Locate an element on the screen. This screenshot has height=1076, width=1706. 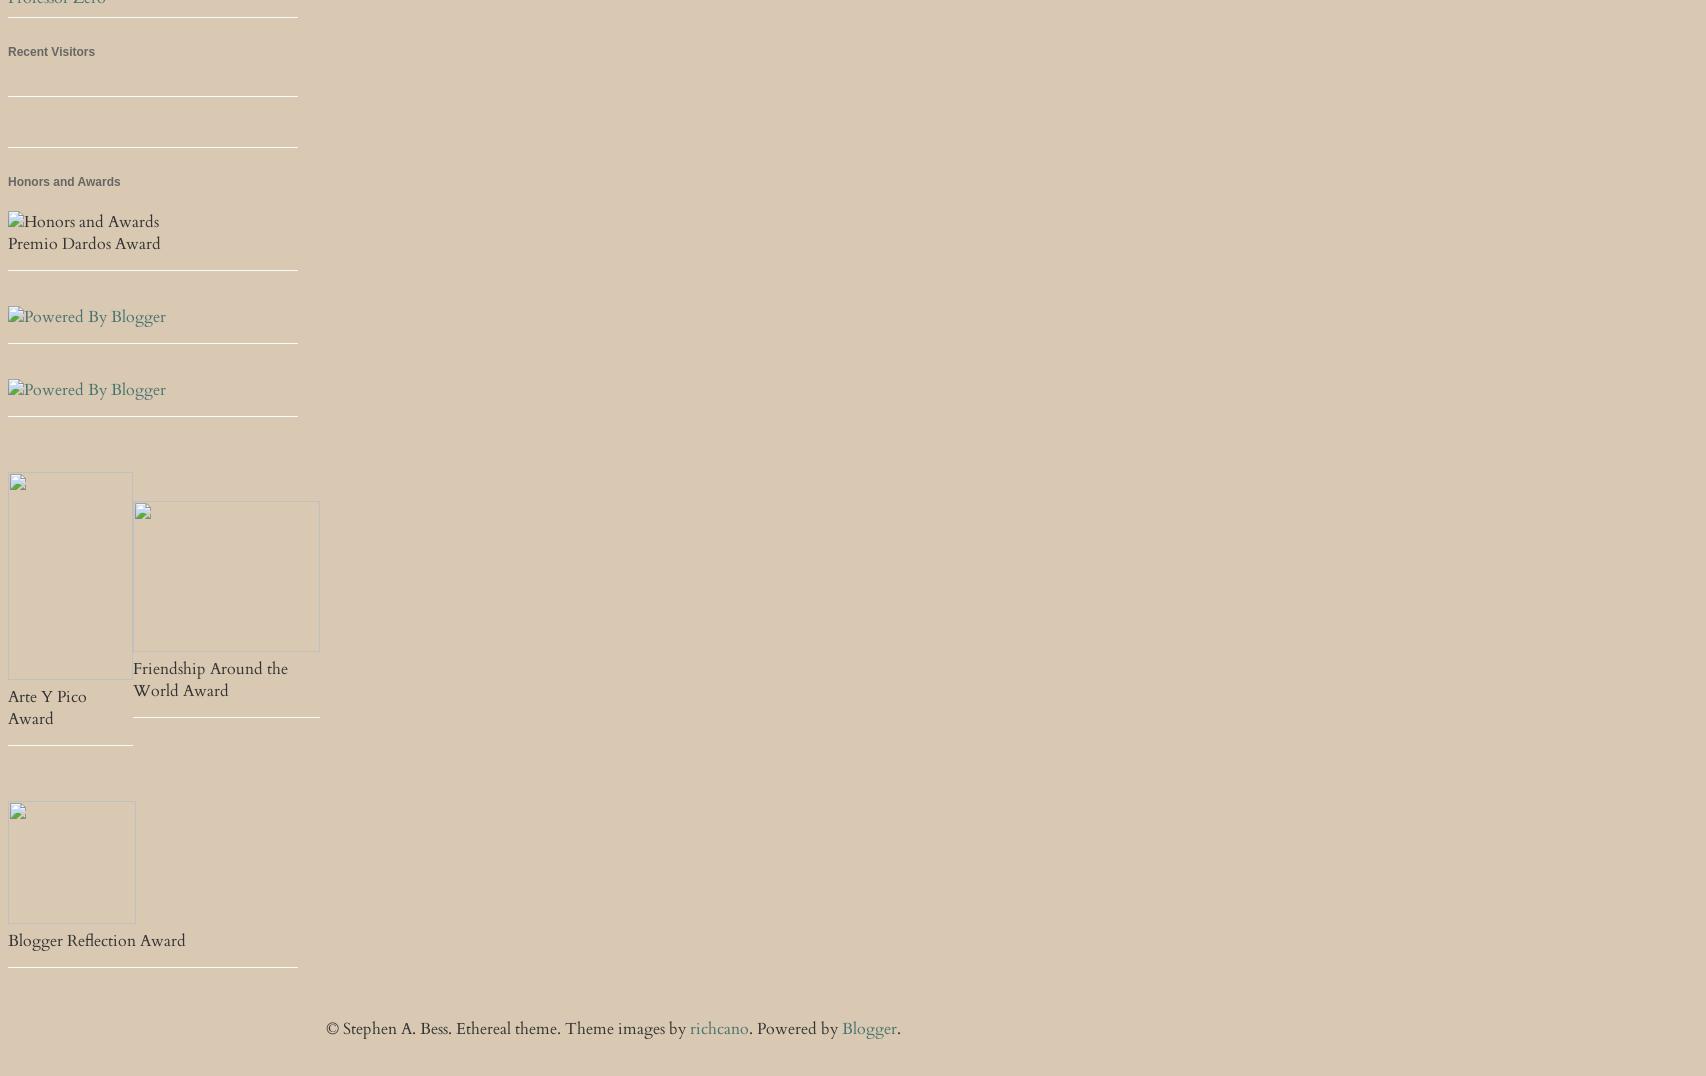
'© Stephen A. Bess. Ethereal theme. Theme images by' is located at coordinates (506, 1027).